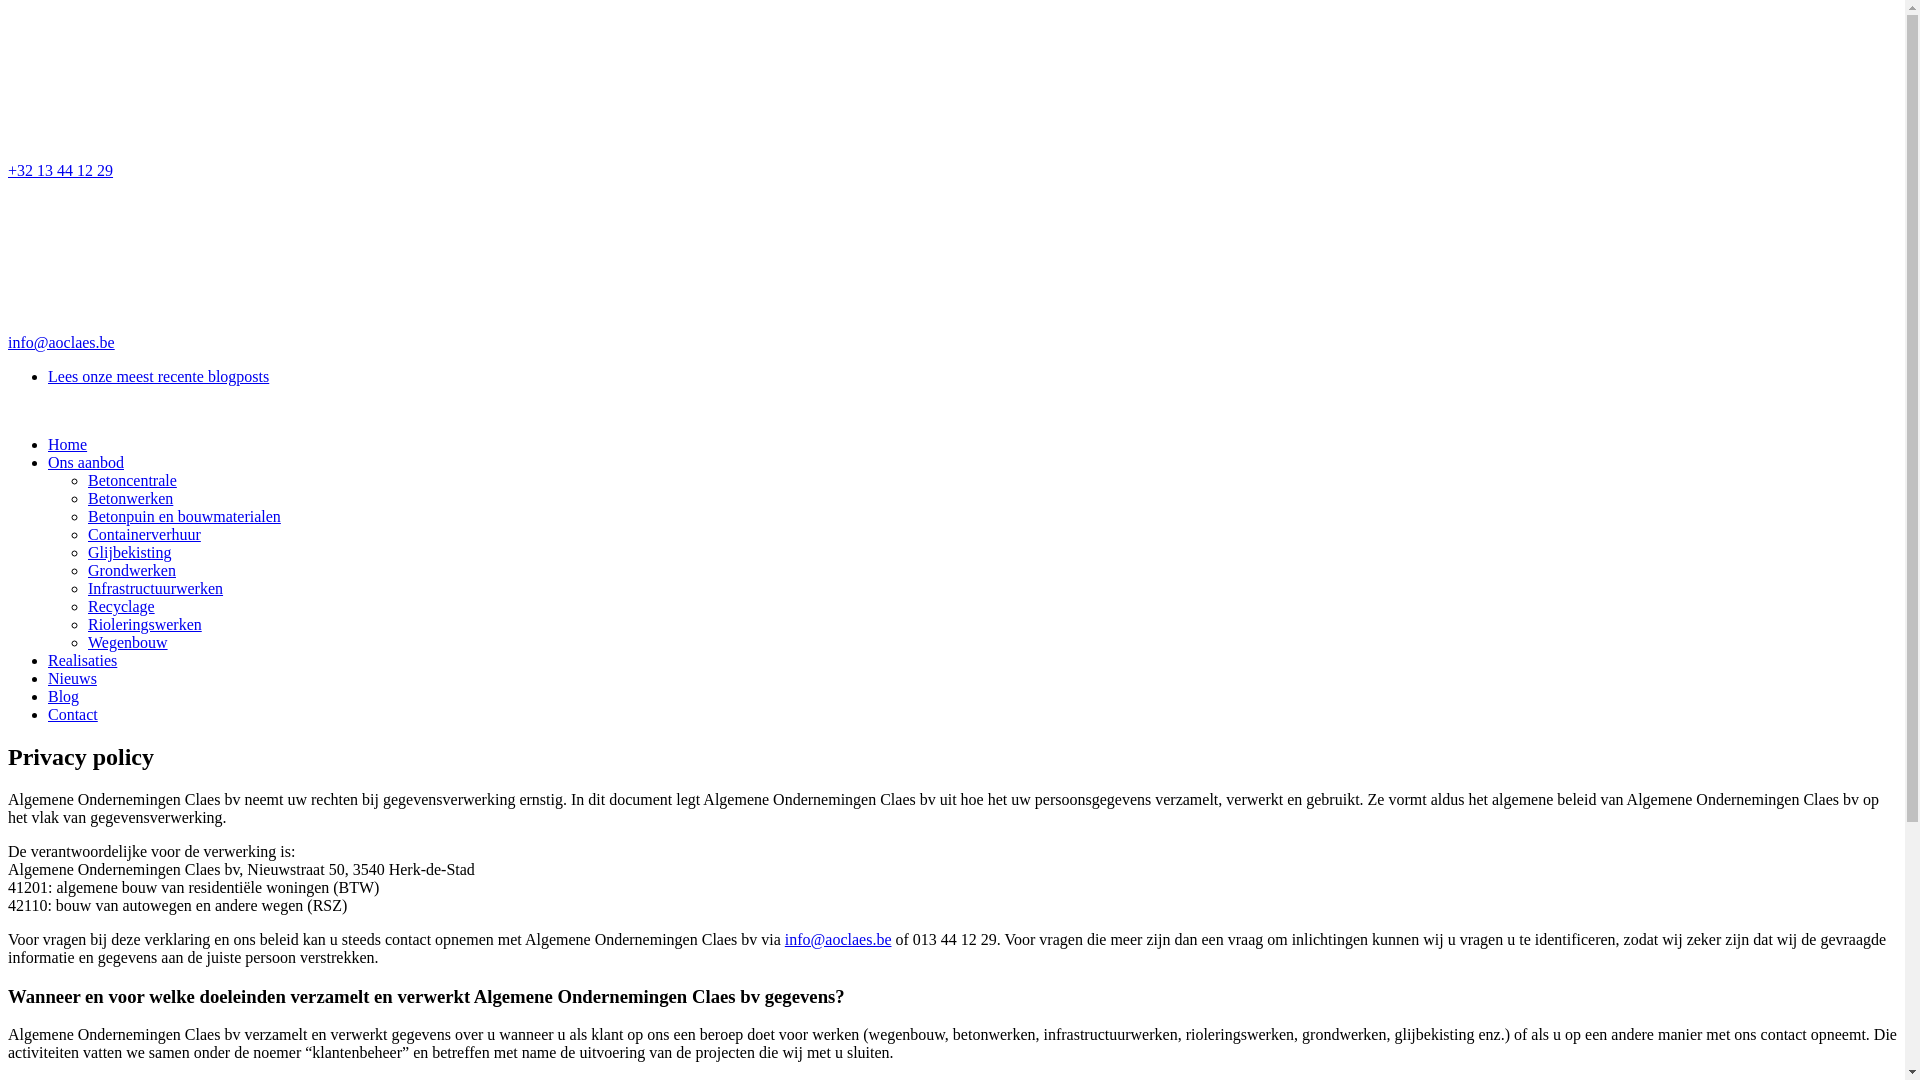  Describe the element at coordinates (154, 587) in the screenshot. I see `'Infrastructuurwerken'` at that location.